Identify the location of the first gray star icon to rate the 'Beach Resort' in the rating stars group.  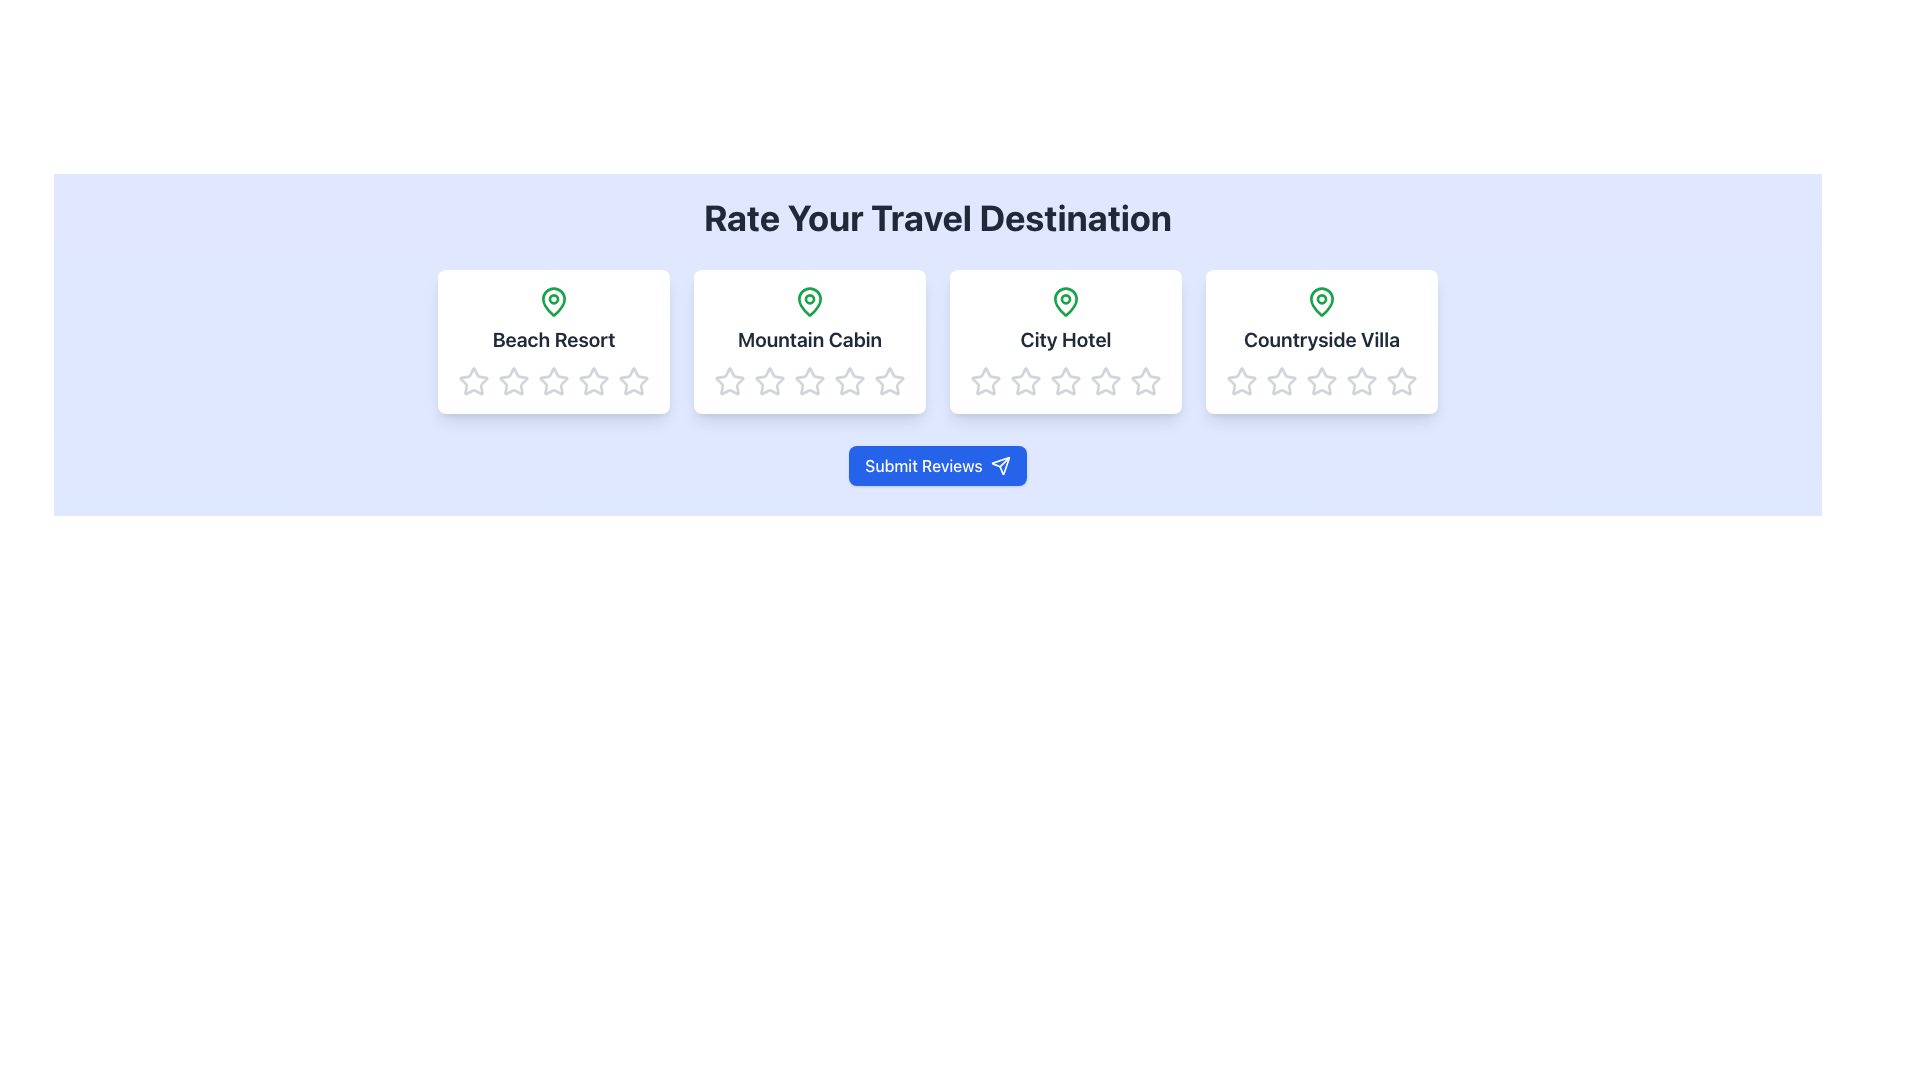
(513, 381).